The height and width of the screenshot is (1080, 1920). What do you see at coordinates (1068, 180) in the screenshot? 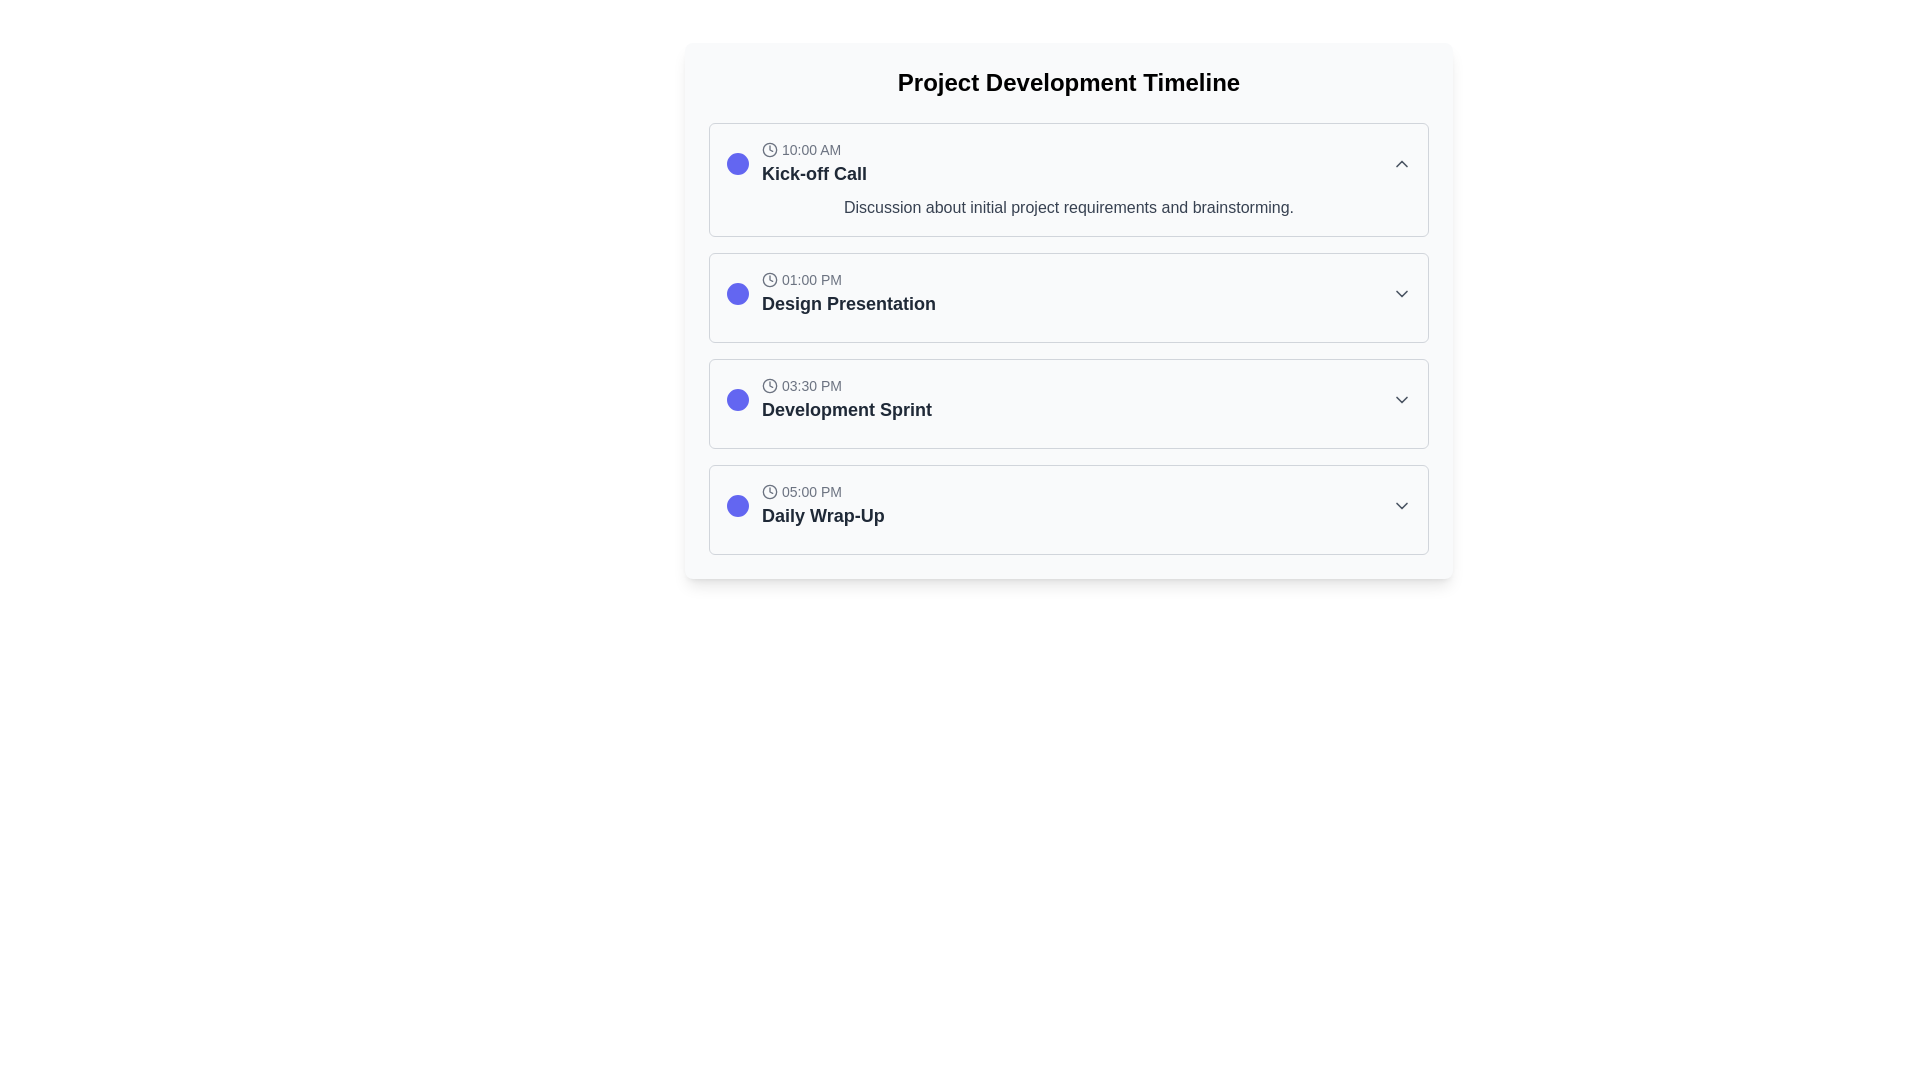
I see `the first card in the timeline interface labeled '10:00 AM Kick-off Call'` at bounding box center [1068, 180].